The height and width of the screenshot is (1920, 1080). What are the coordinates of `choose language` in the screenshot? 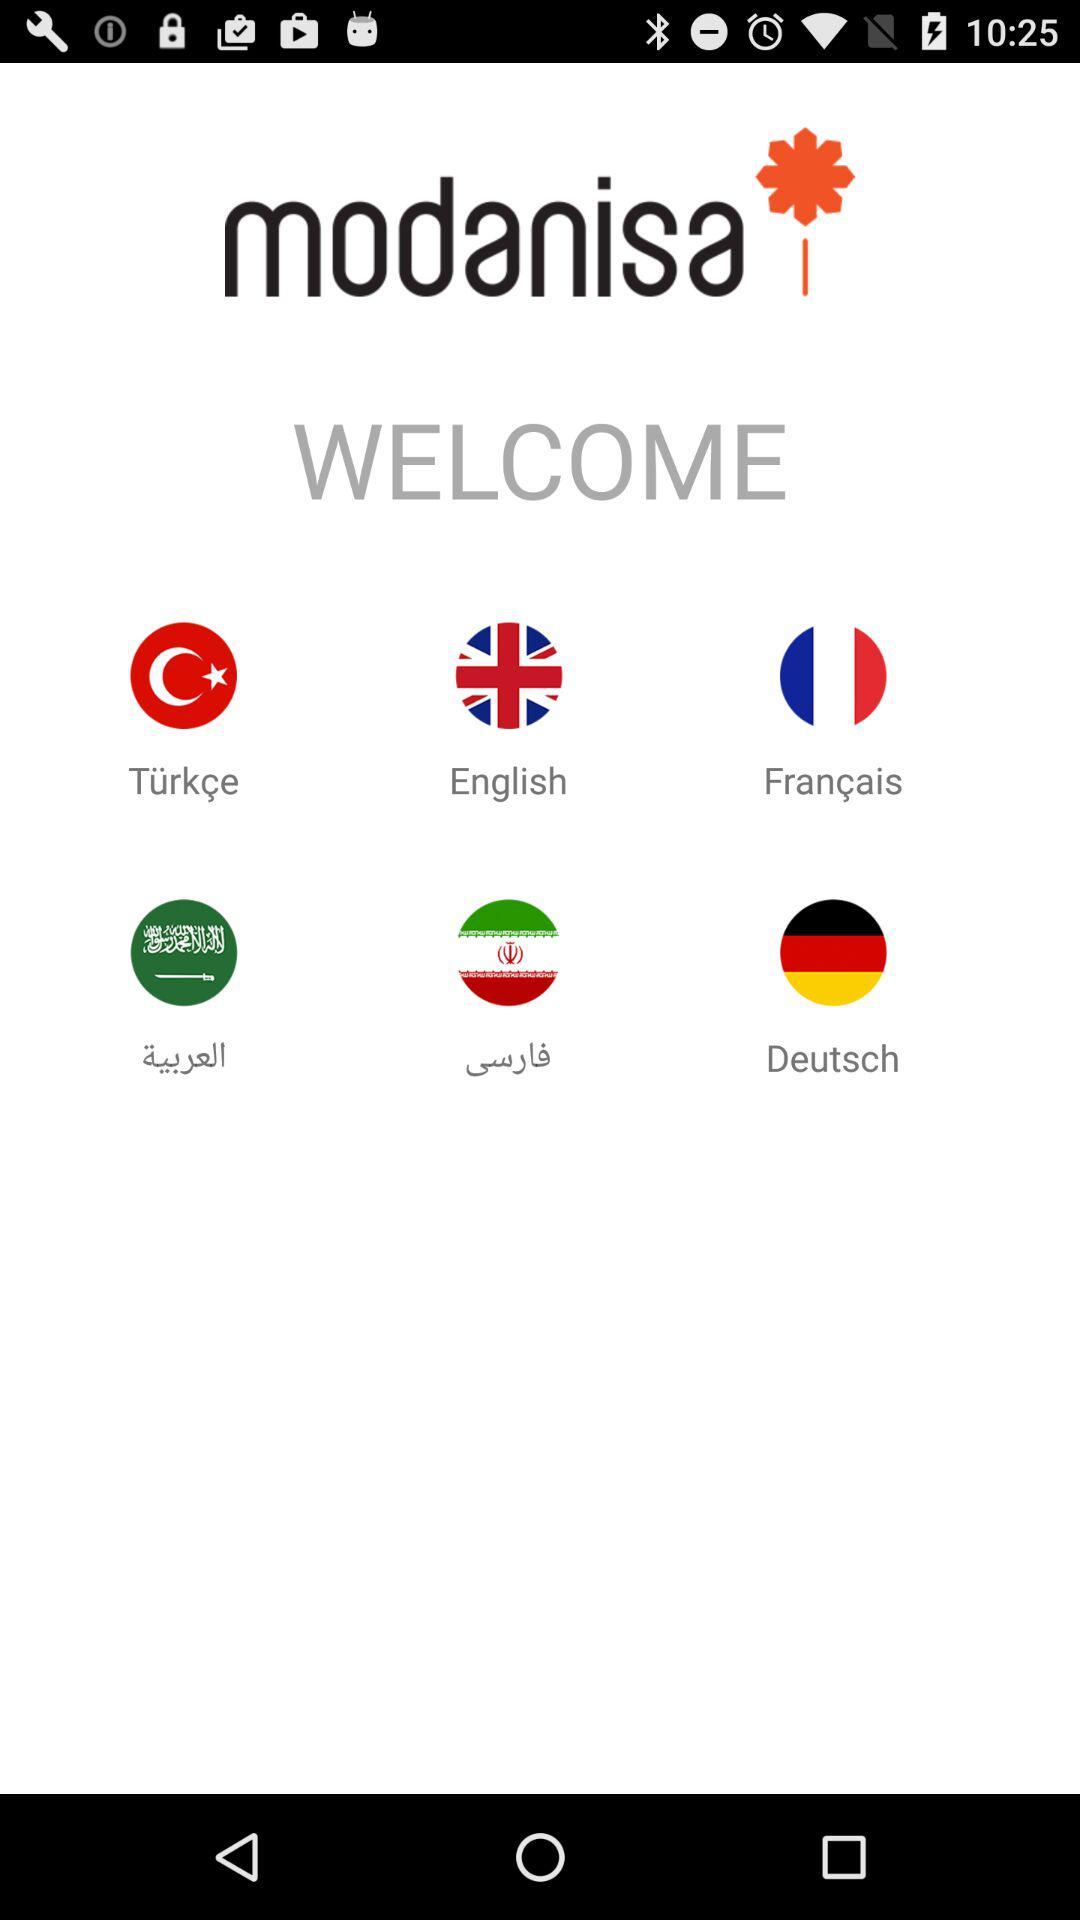 It's located at (833, 675).